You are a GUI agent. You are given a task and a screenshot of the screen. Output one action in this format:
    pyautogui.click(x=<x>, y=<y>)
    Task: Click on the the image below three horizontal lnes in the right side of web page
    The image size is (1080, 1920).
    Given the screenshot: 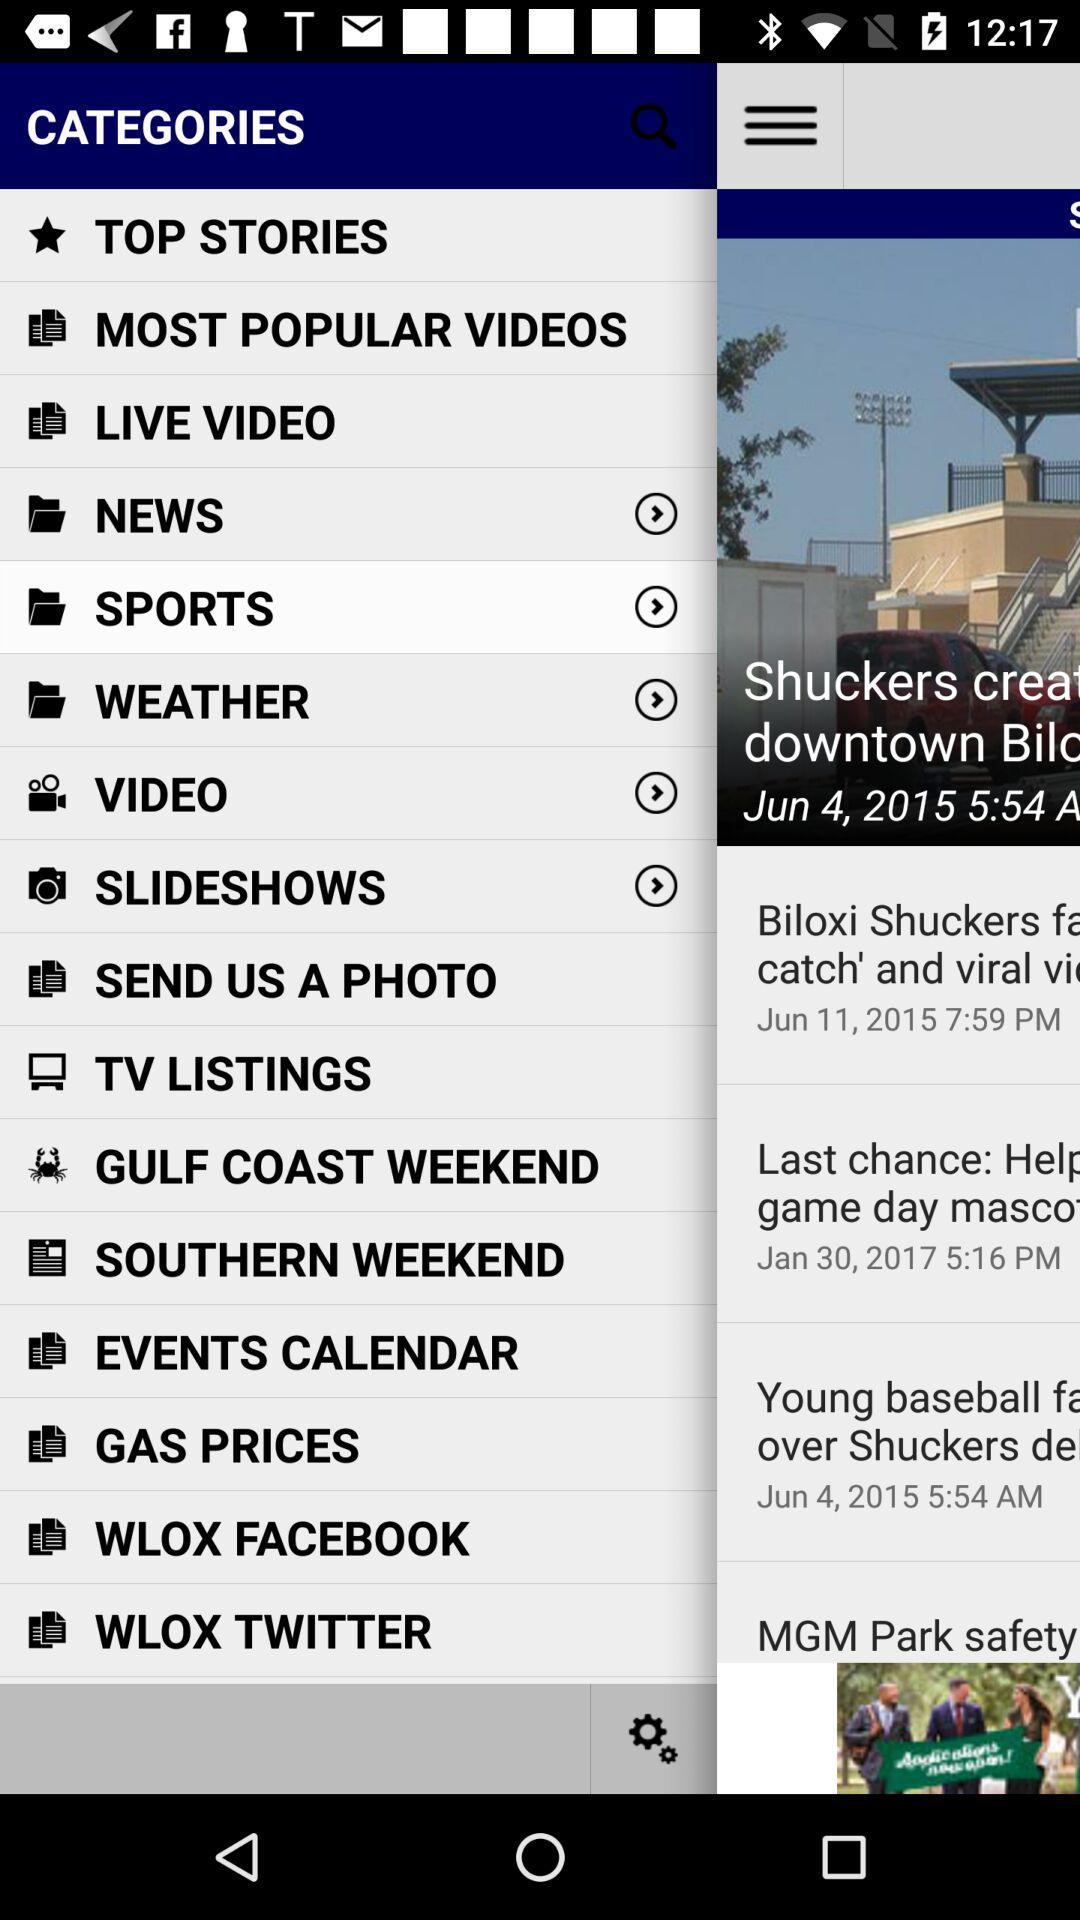 What is the action you would take?
    pyautogui.click(x=897, y=542)
    